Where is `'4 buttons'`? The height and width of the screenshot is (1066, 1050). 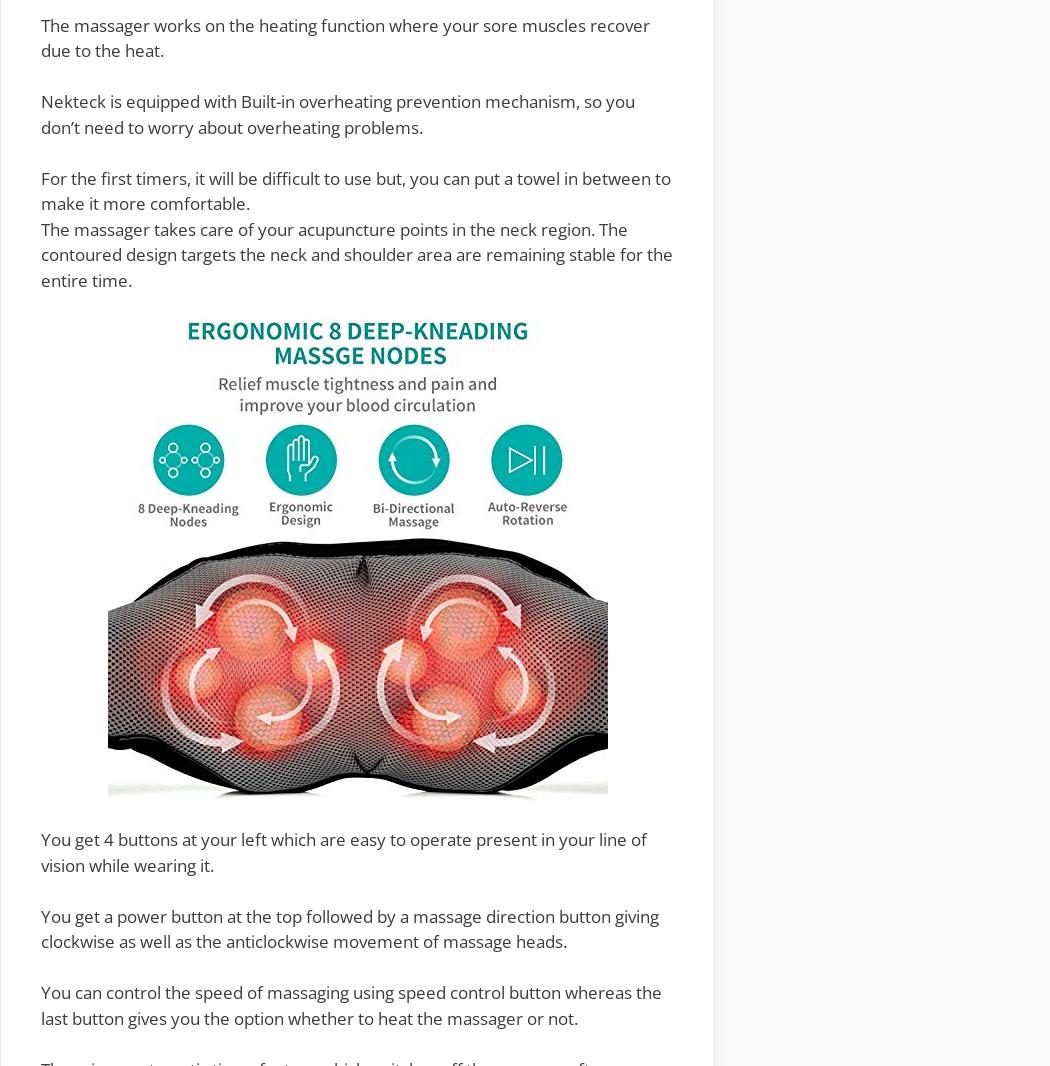 '4 buttons' is located at coordinates (140, 839).